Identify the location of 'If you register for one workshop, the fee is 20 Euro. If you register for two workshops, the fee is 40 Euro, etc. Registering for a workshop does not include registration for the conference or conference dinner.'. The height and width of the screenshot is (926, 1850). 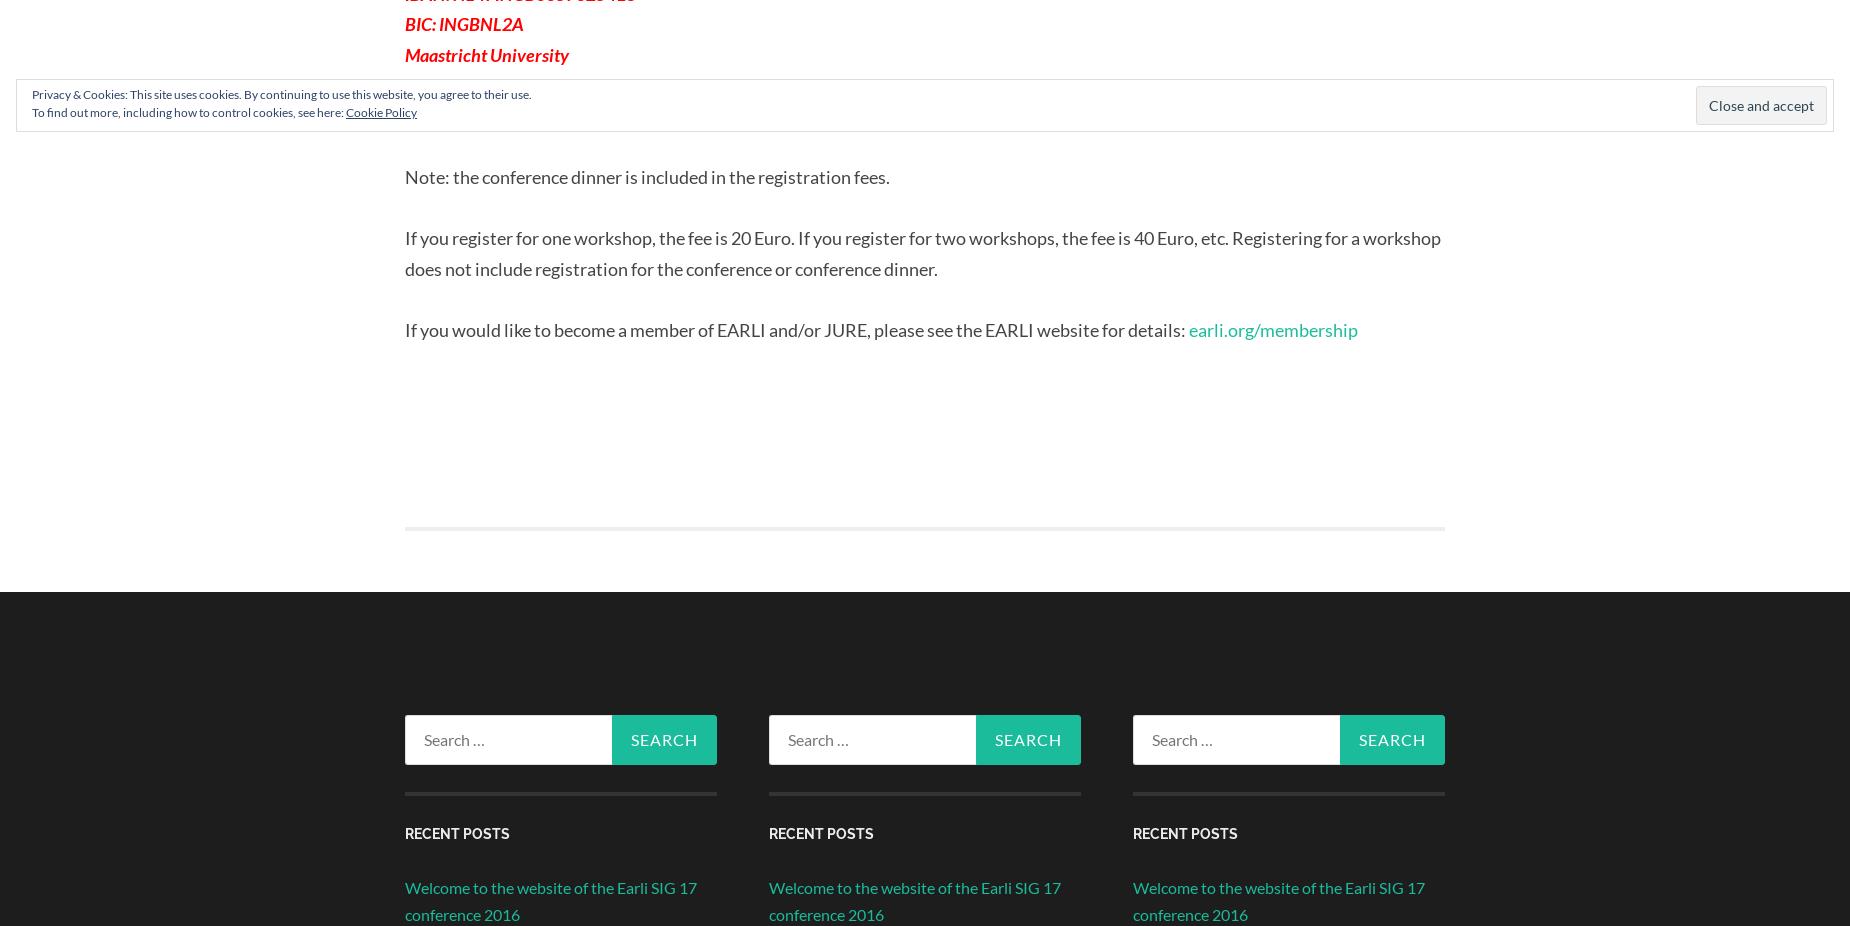
(403, 252).